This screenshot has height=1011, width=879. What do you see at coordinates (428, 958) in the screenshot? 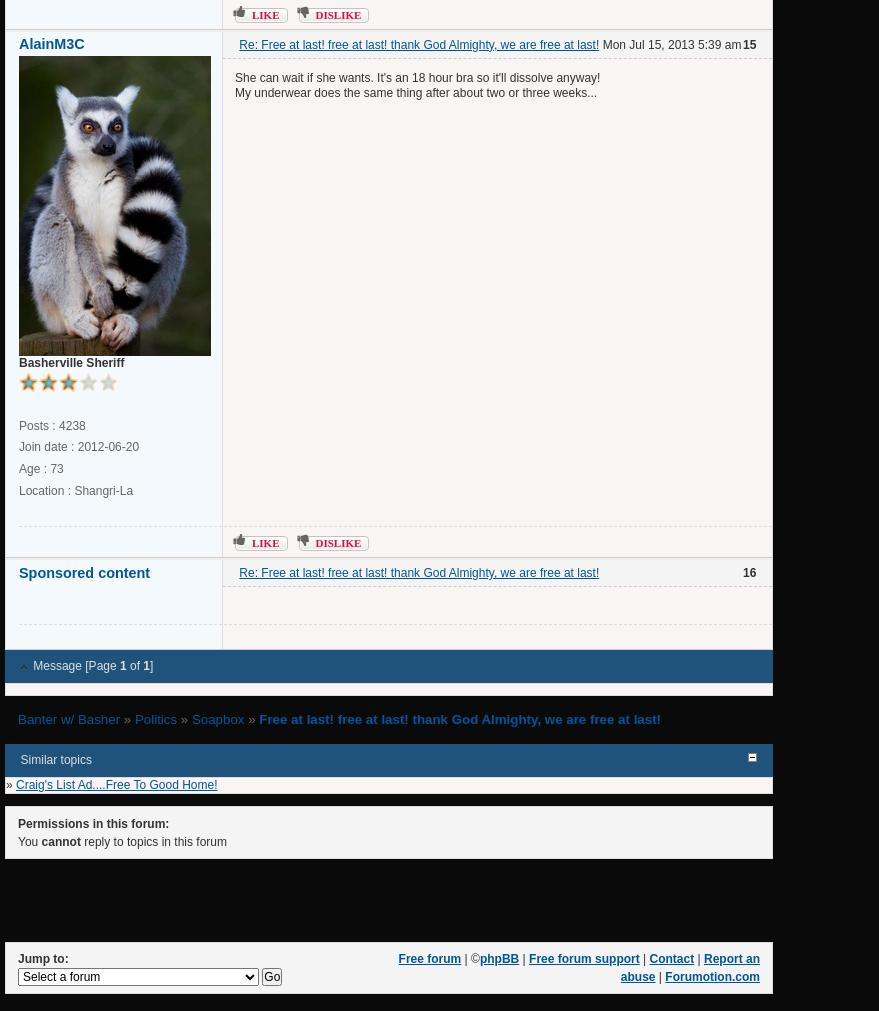
I see `'Free forum'` at bounding box center [428, 958].